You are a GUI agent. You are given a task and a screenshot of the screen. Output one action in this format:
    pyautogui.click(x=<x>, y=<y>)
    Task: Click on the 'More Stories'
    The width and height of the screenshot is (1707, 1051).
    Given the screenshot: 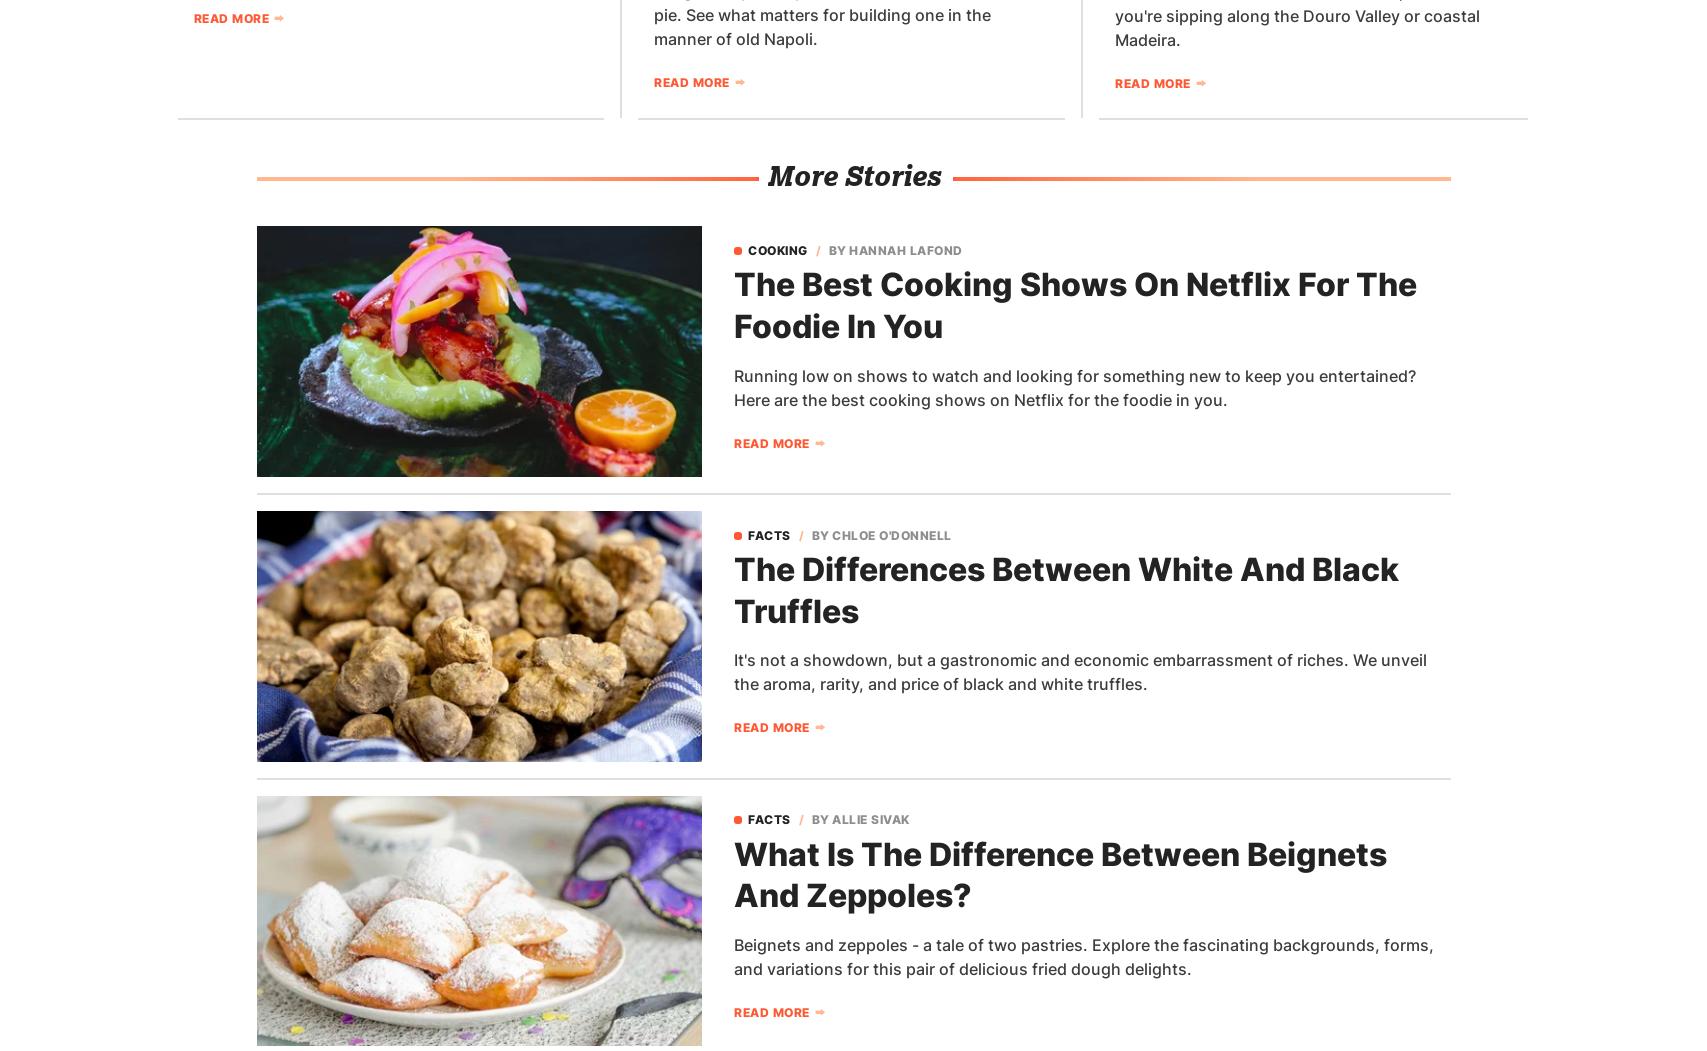 What is the action you would take?
    pyautogui.click(x=852, y=175)
    